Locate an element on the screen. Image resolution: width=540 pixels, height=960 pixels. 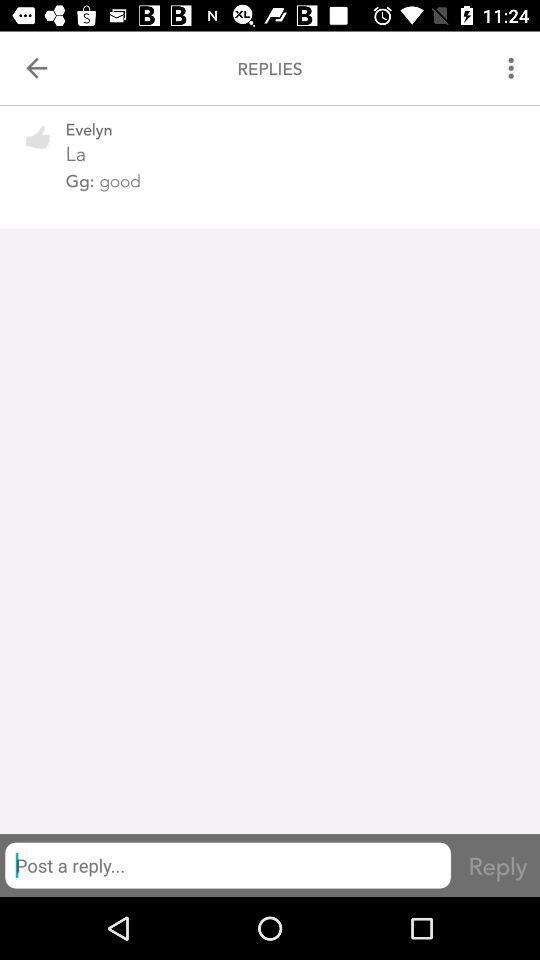
icon next to the reply icon is located at coordinates (226, 864).